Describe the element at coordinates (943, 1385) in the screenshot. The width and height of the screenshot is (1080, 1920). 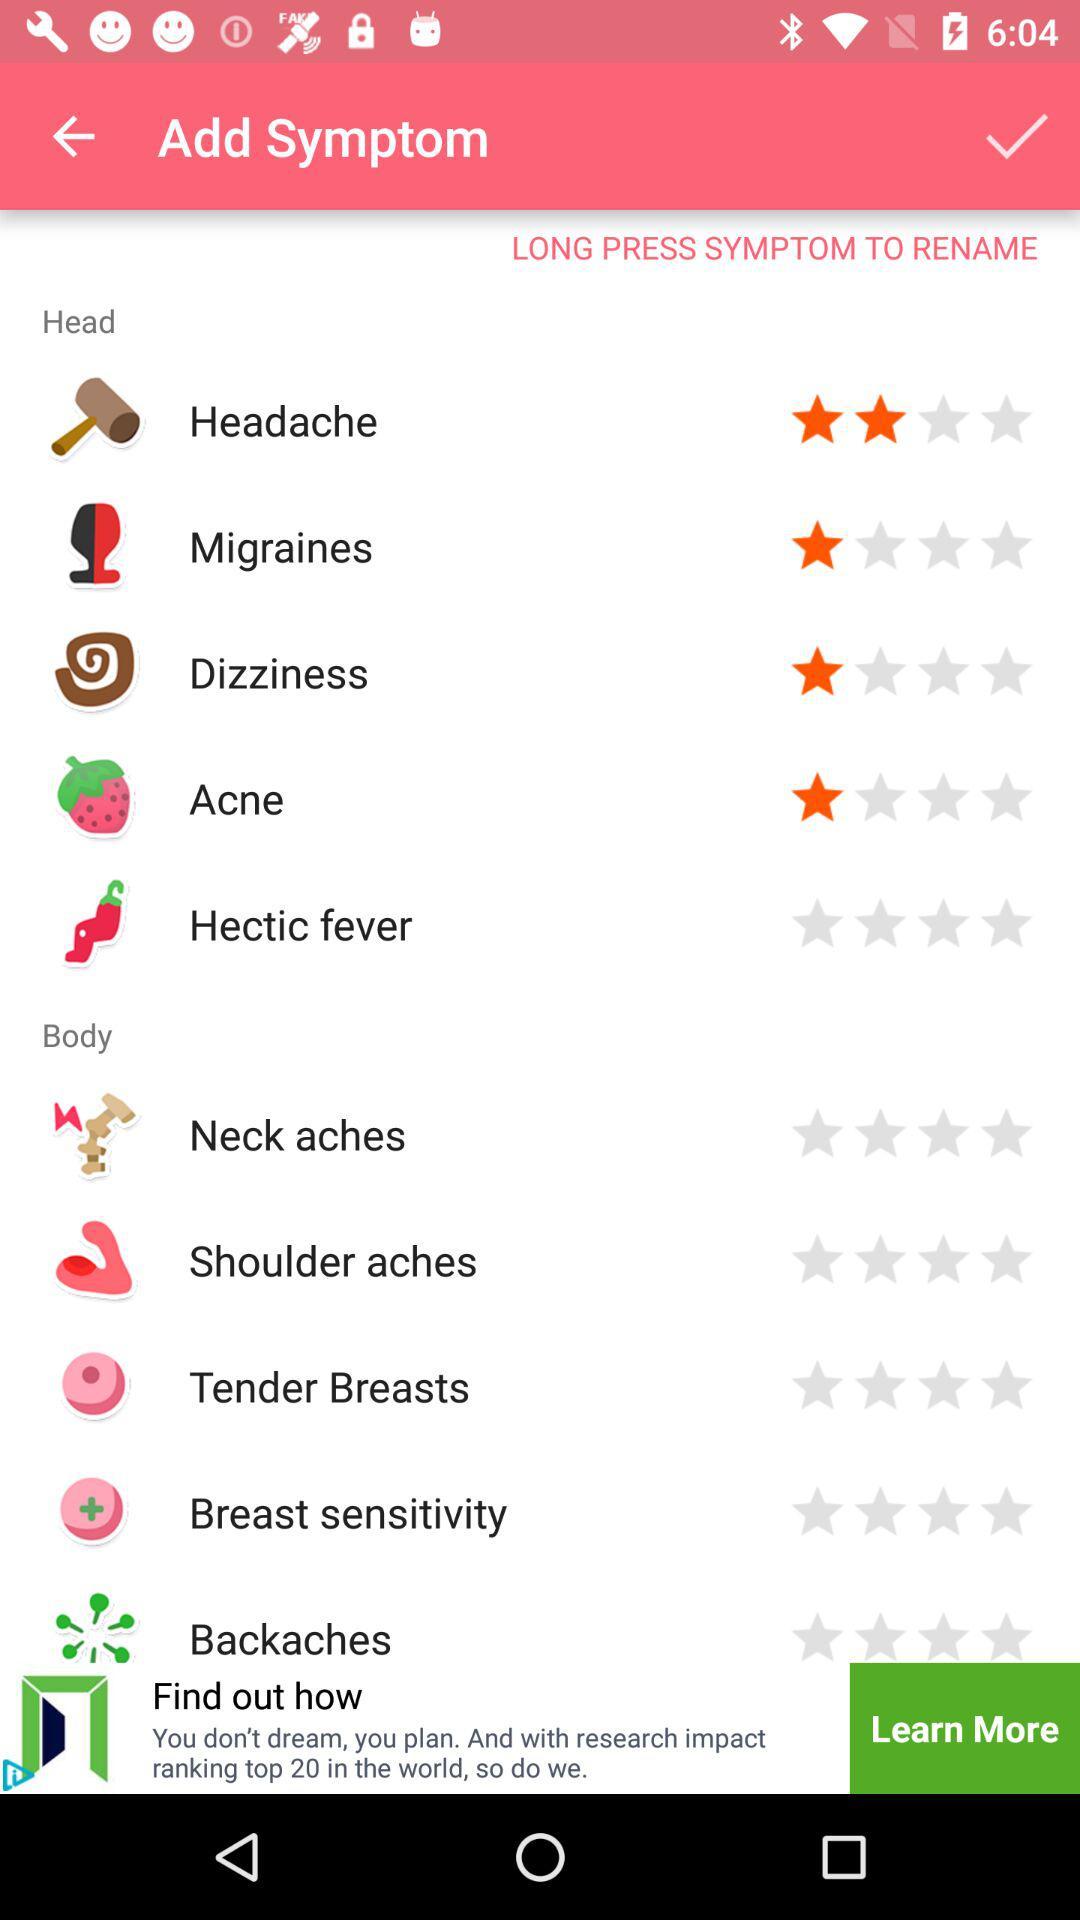
I see `rate tender breasts 3 stars` at that location.